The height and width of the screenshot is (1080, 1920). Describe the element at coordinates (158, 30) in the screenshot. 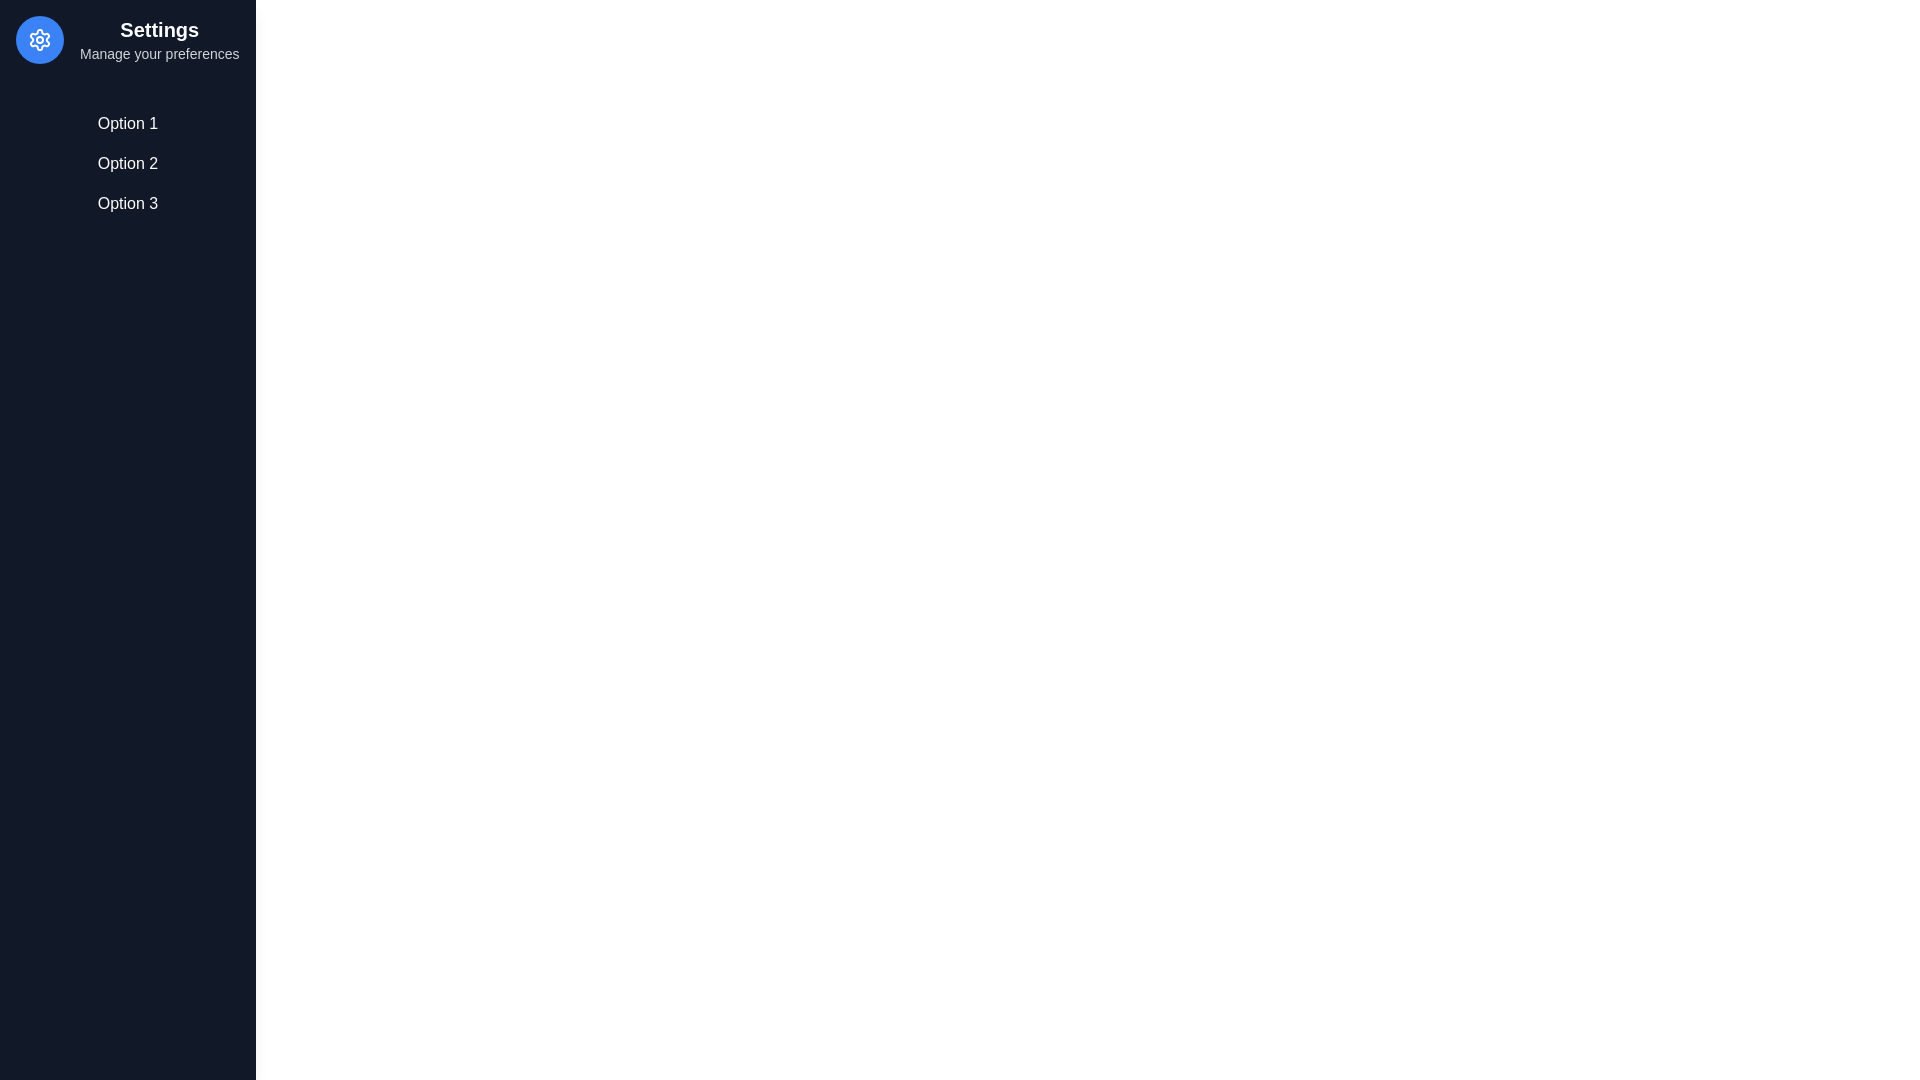

I see `the bold, large-sized 'Settings' text displayed in white on a dark blue background, located at the top left corner of the interface` at that location.